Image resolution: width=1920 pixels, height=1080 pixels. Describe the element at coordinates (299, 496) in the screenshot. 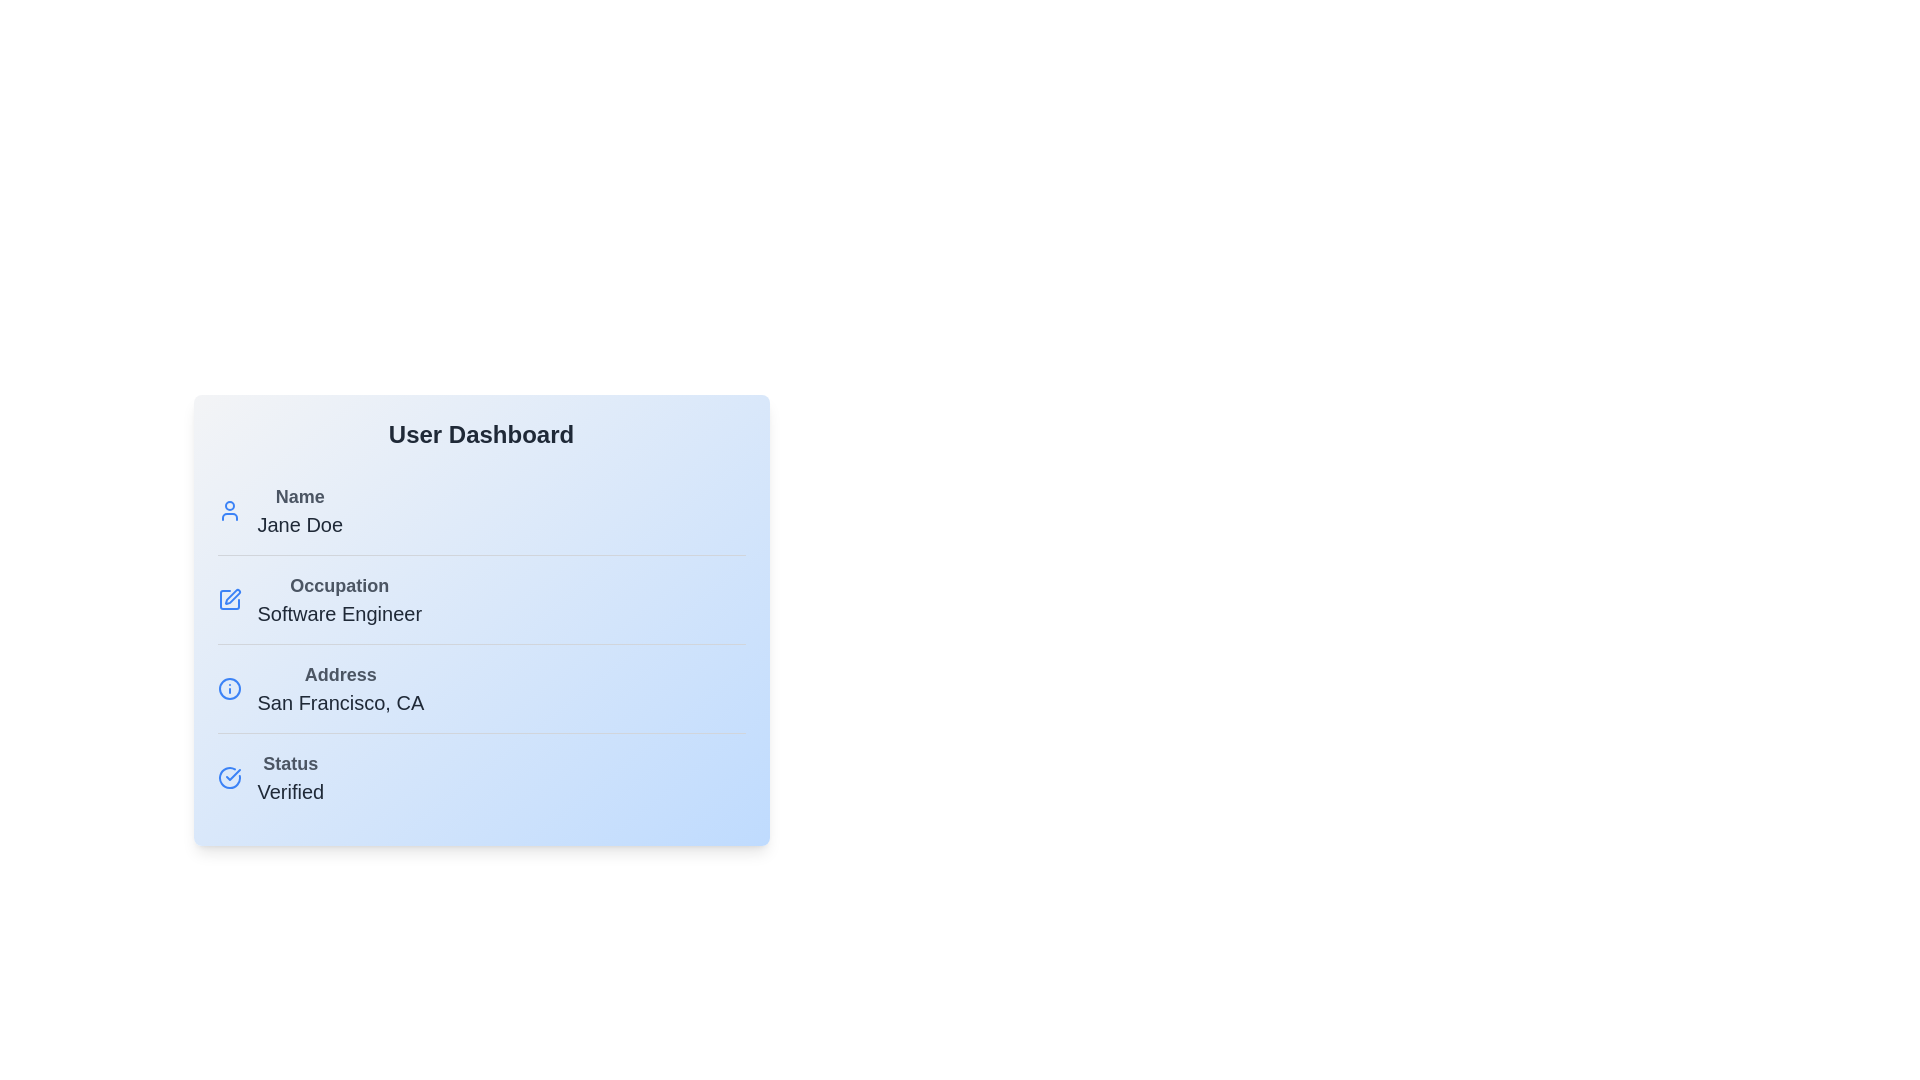

I see `the 'Name' label, which is styled in gray, bold, and larger font, located above the text 'Jane Doe' in the user details section` at that location.